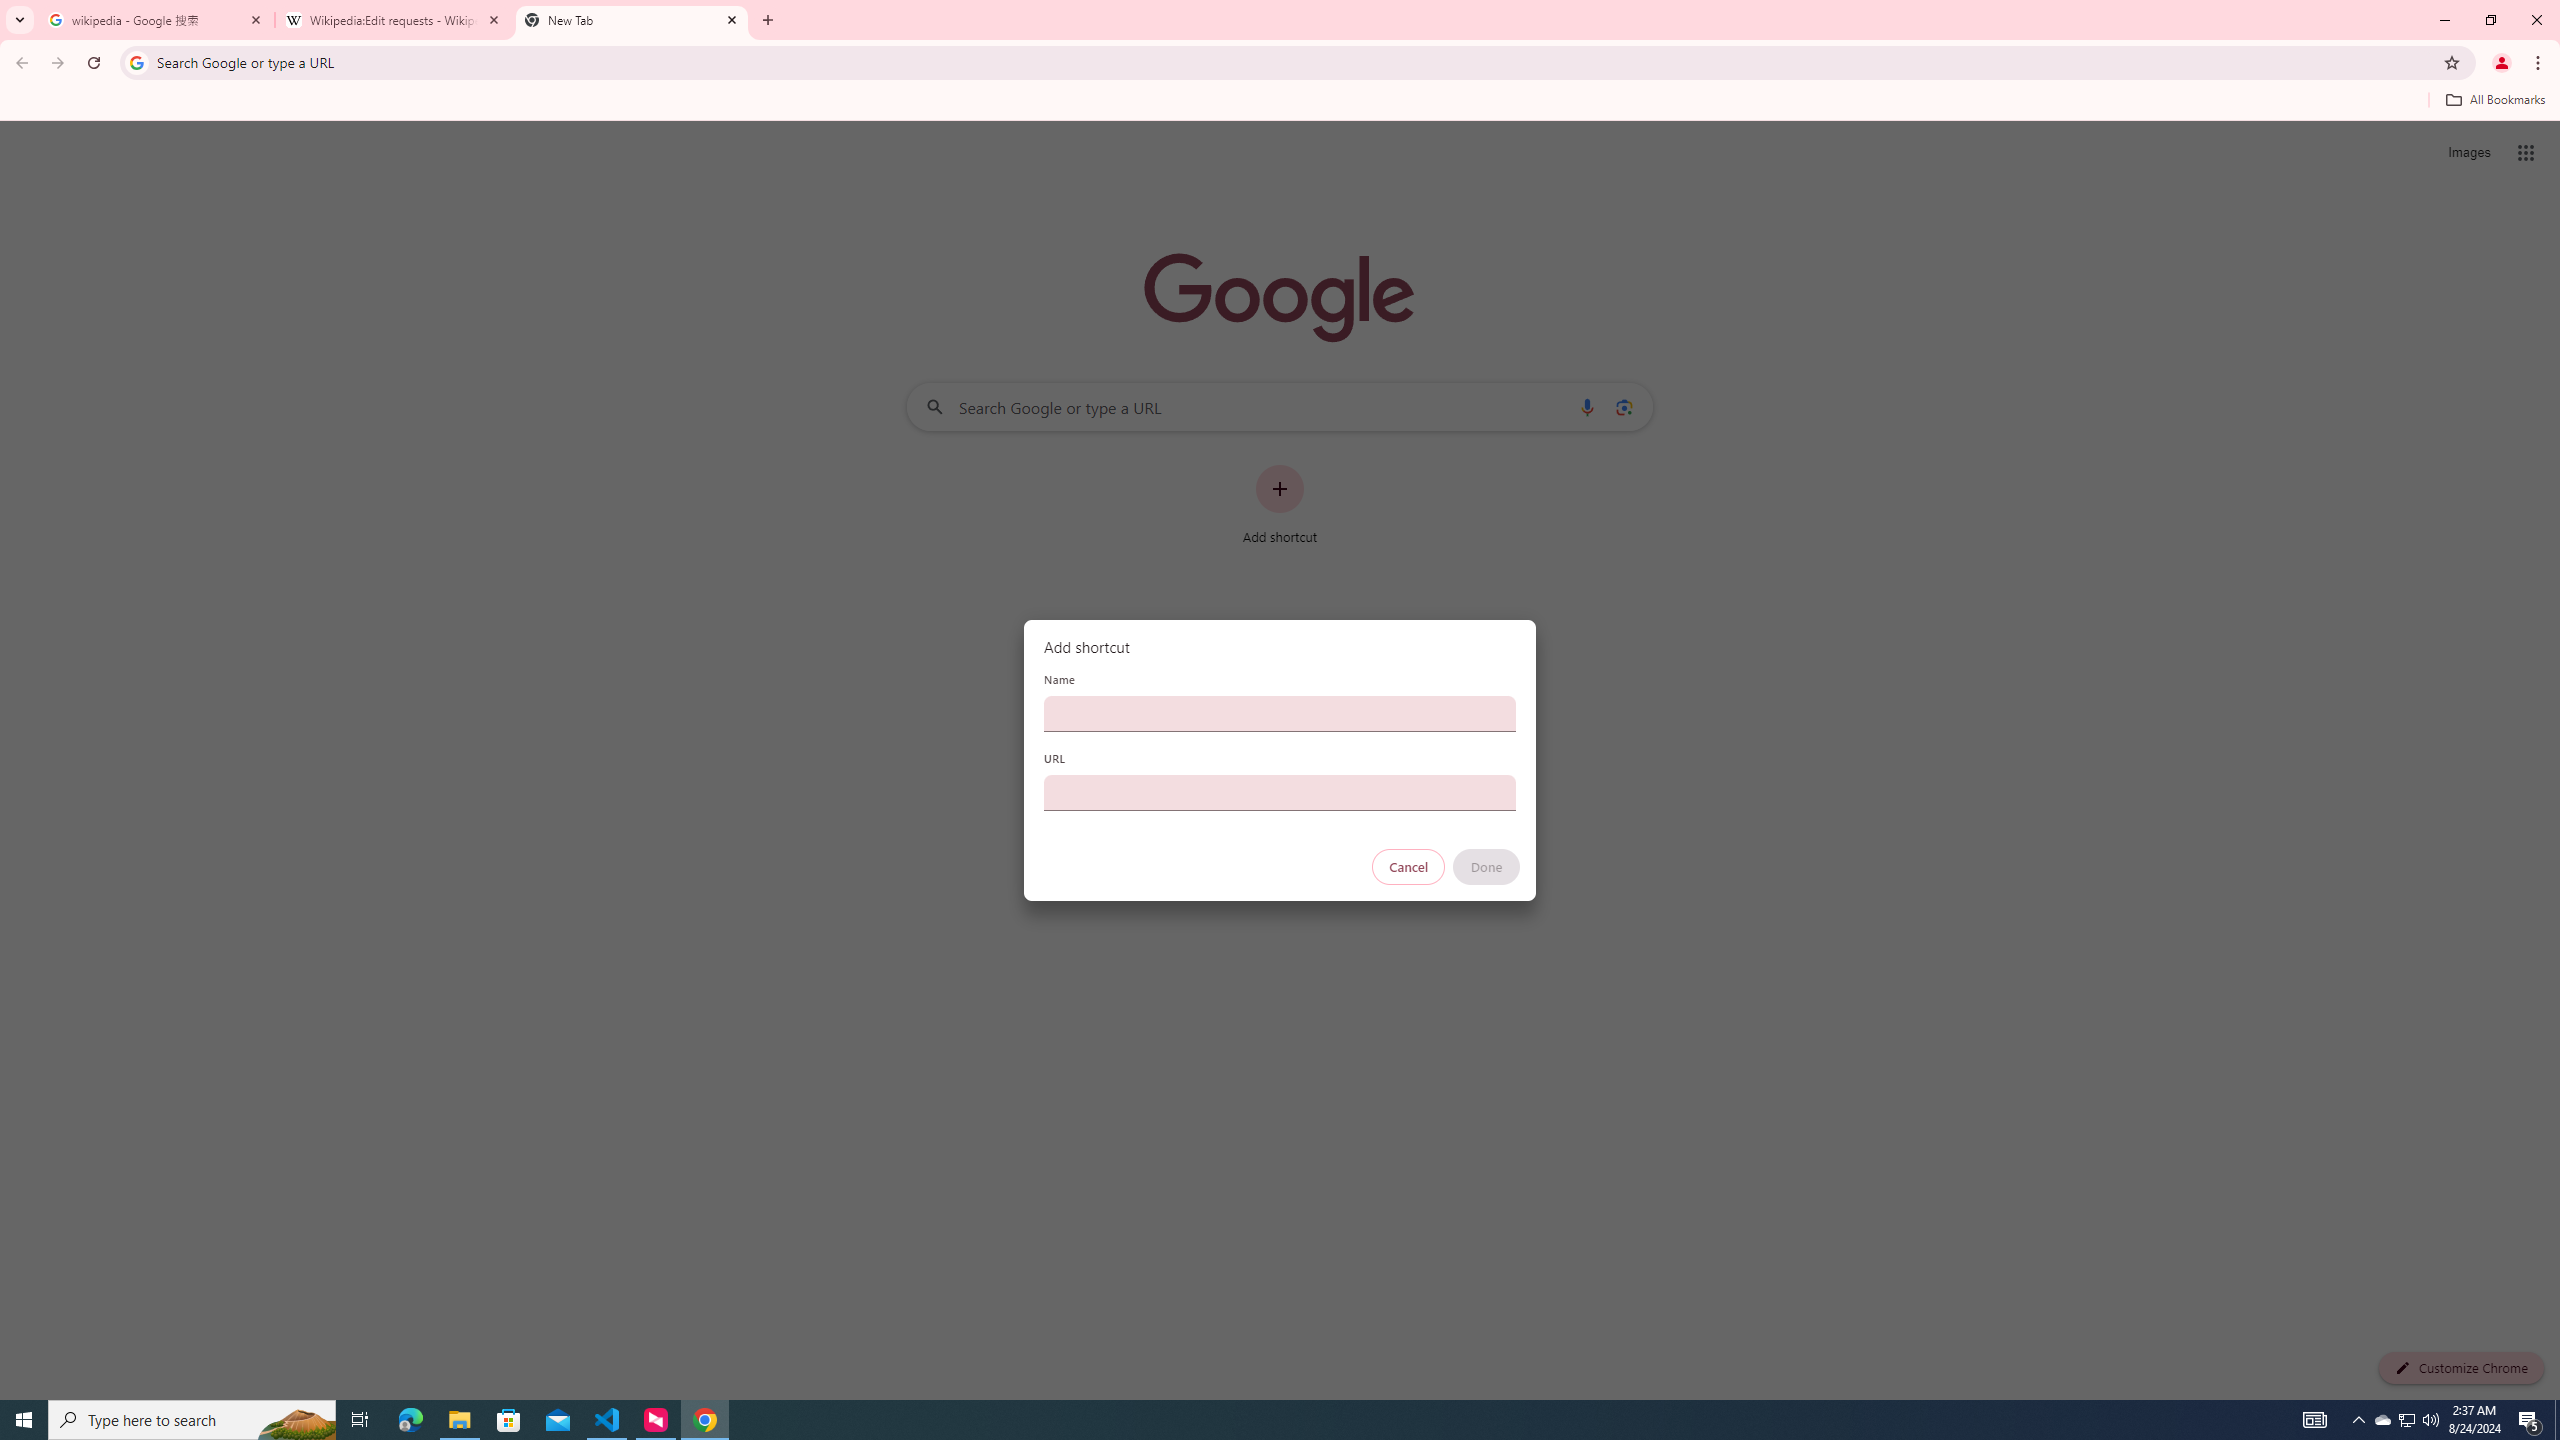 This screenshot has width=2560, height=1440. What do you see at coordinates (2450, 61) in the screenshot?
I see `'Bookmark this tab'` at bounding box center [2450, 61].